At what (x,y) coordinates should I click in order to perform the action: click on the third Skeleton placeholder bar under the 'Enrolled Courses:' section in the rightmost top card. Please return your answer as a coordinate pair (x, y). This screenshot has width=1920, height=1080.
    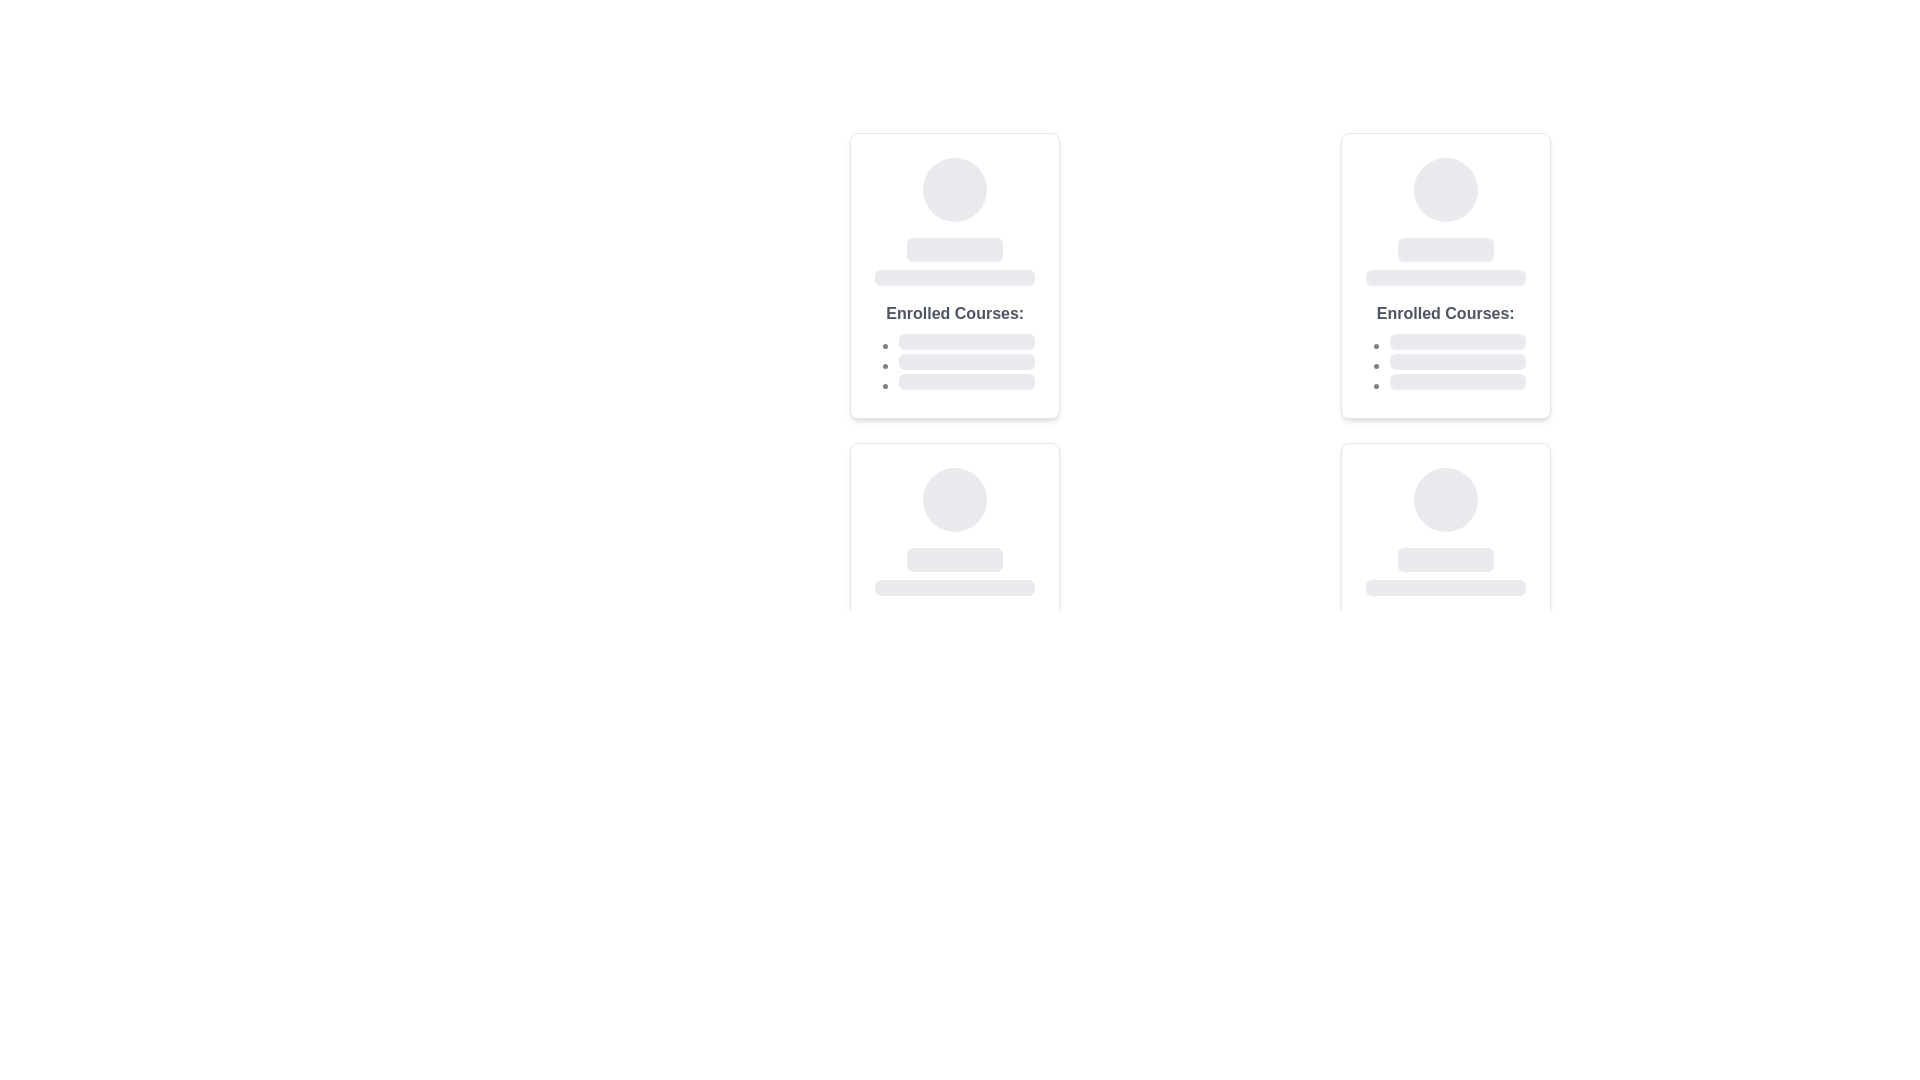
    Looking at the image, I should click on (1457, 381).